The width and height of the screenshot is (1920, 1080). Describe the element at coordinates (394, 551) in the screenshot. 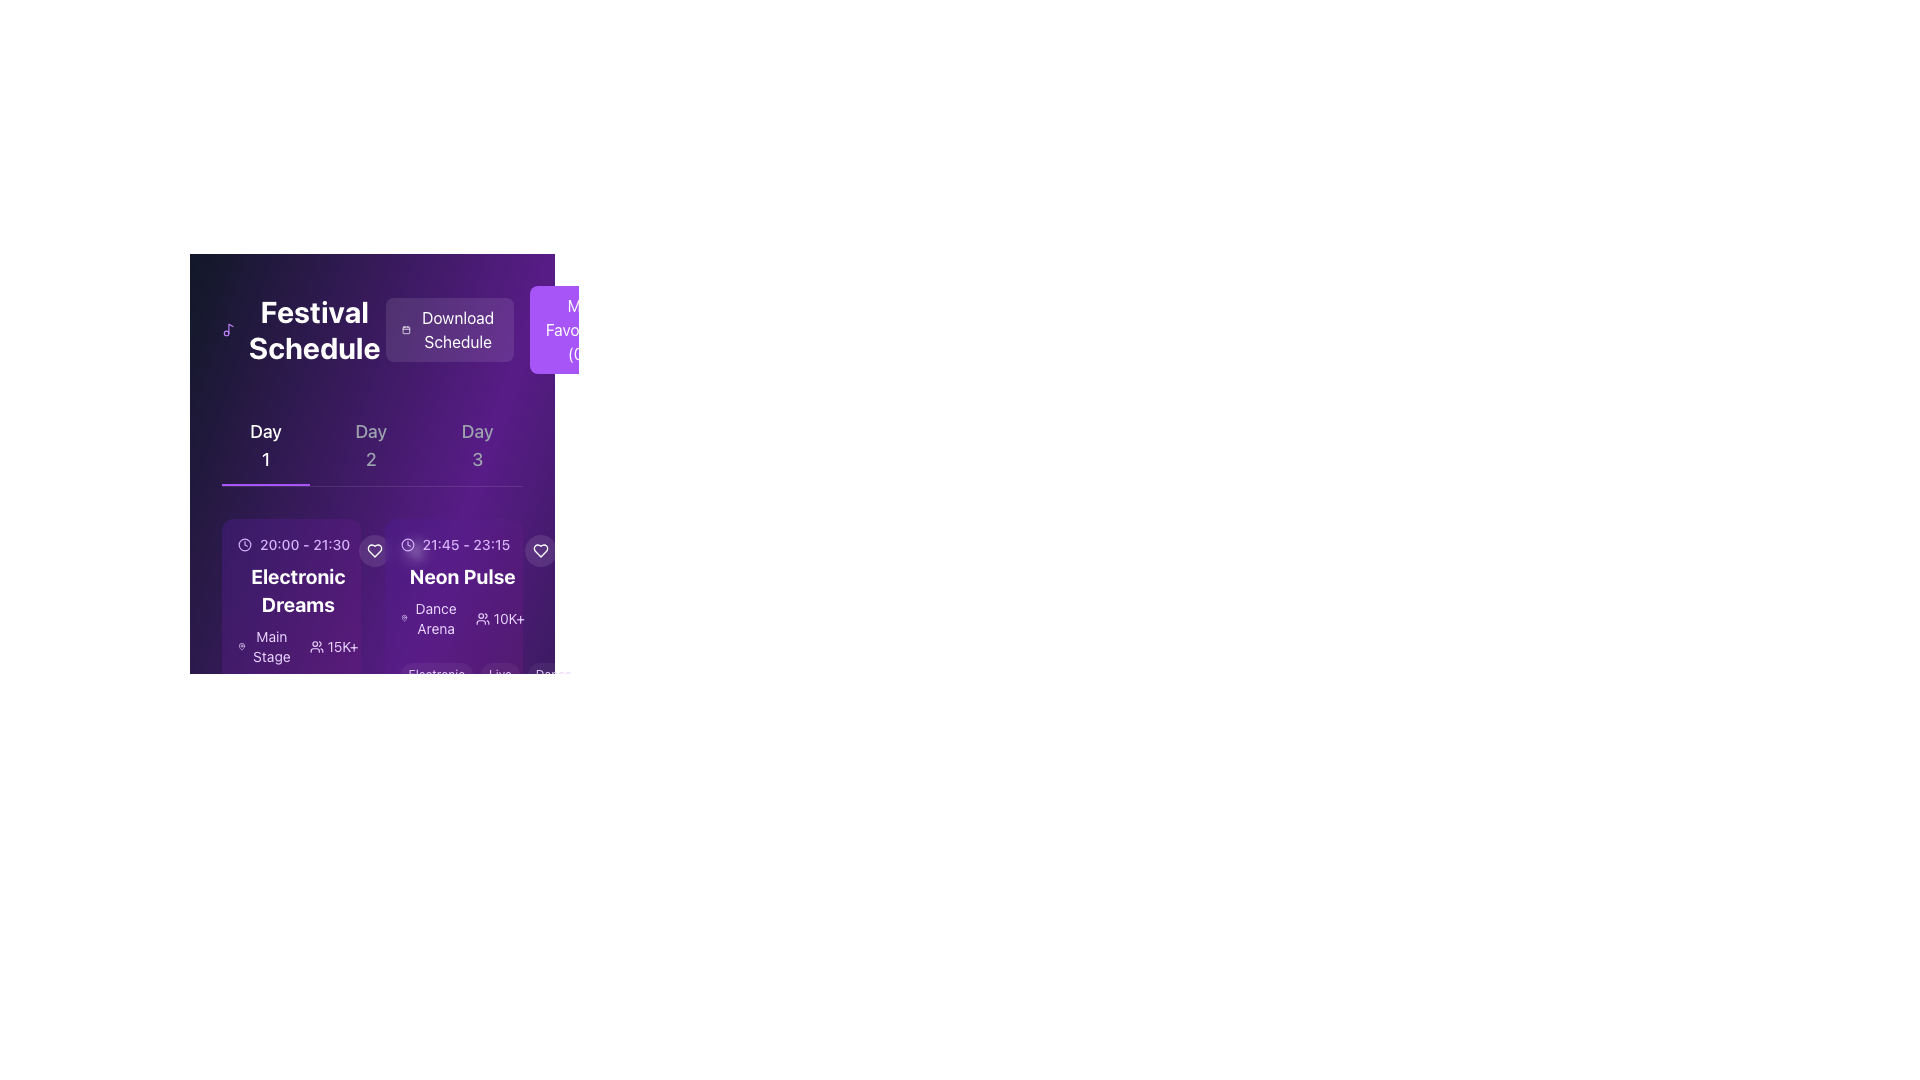

I see `the clock icon button, which is the right button in the horizontally aligned group of two buttons between the 'Electronic Dreams' and 'Neon Pulse' event cards` at that location.